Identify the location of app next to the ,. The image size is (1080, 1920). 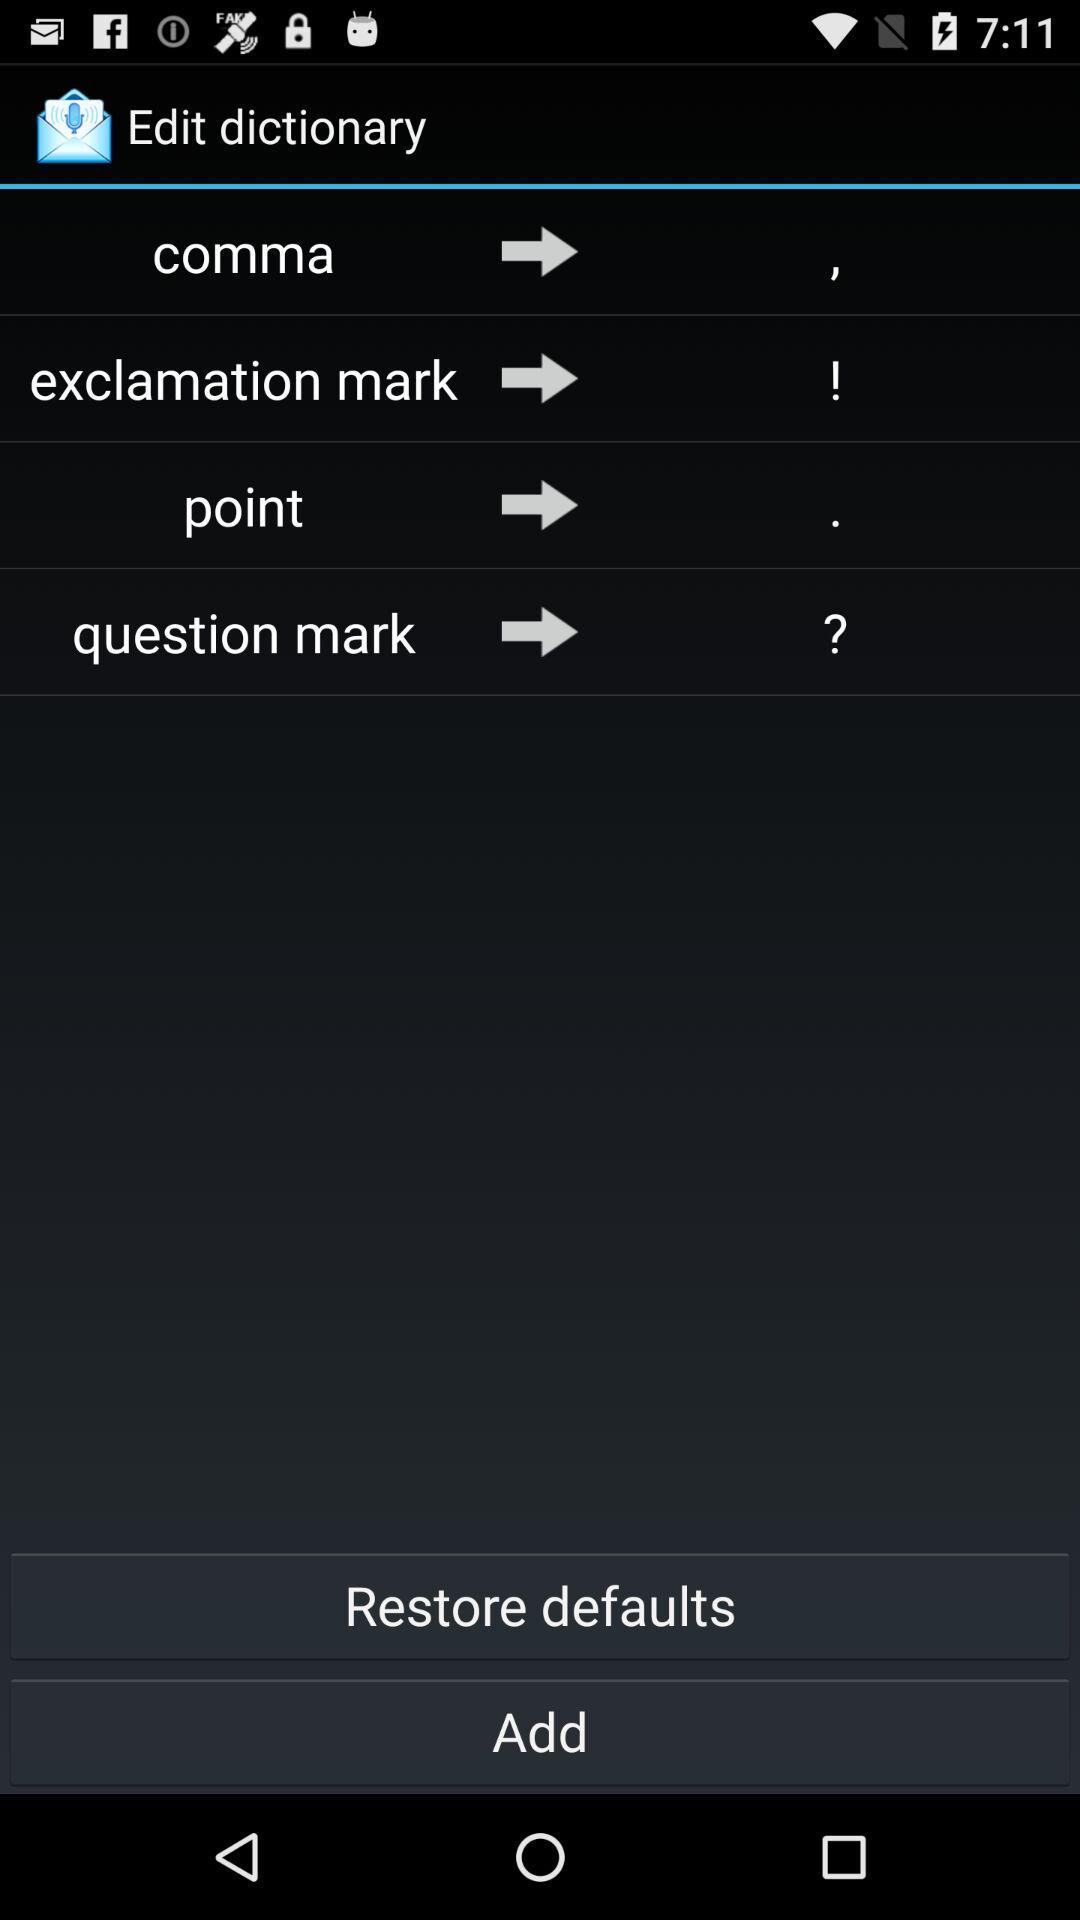
(540, 250).